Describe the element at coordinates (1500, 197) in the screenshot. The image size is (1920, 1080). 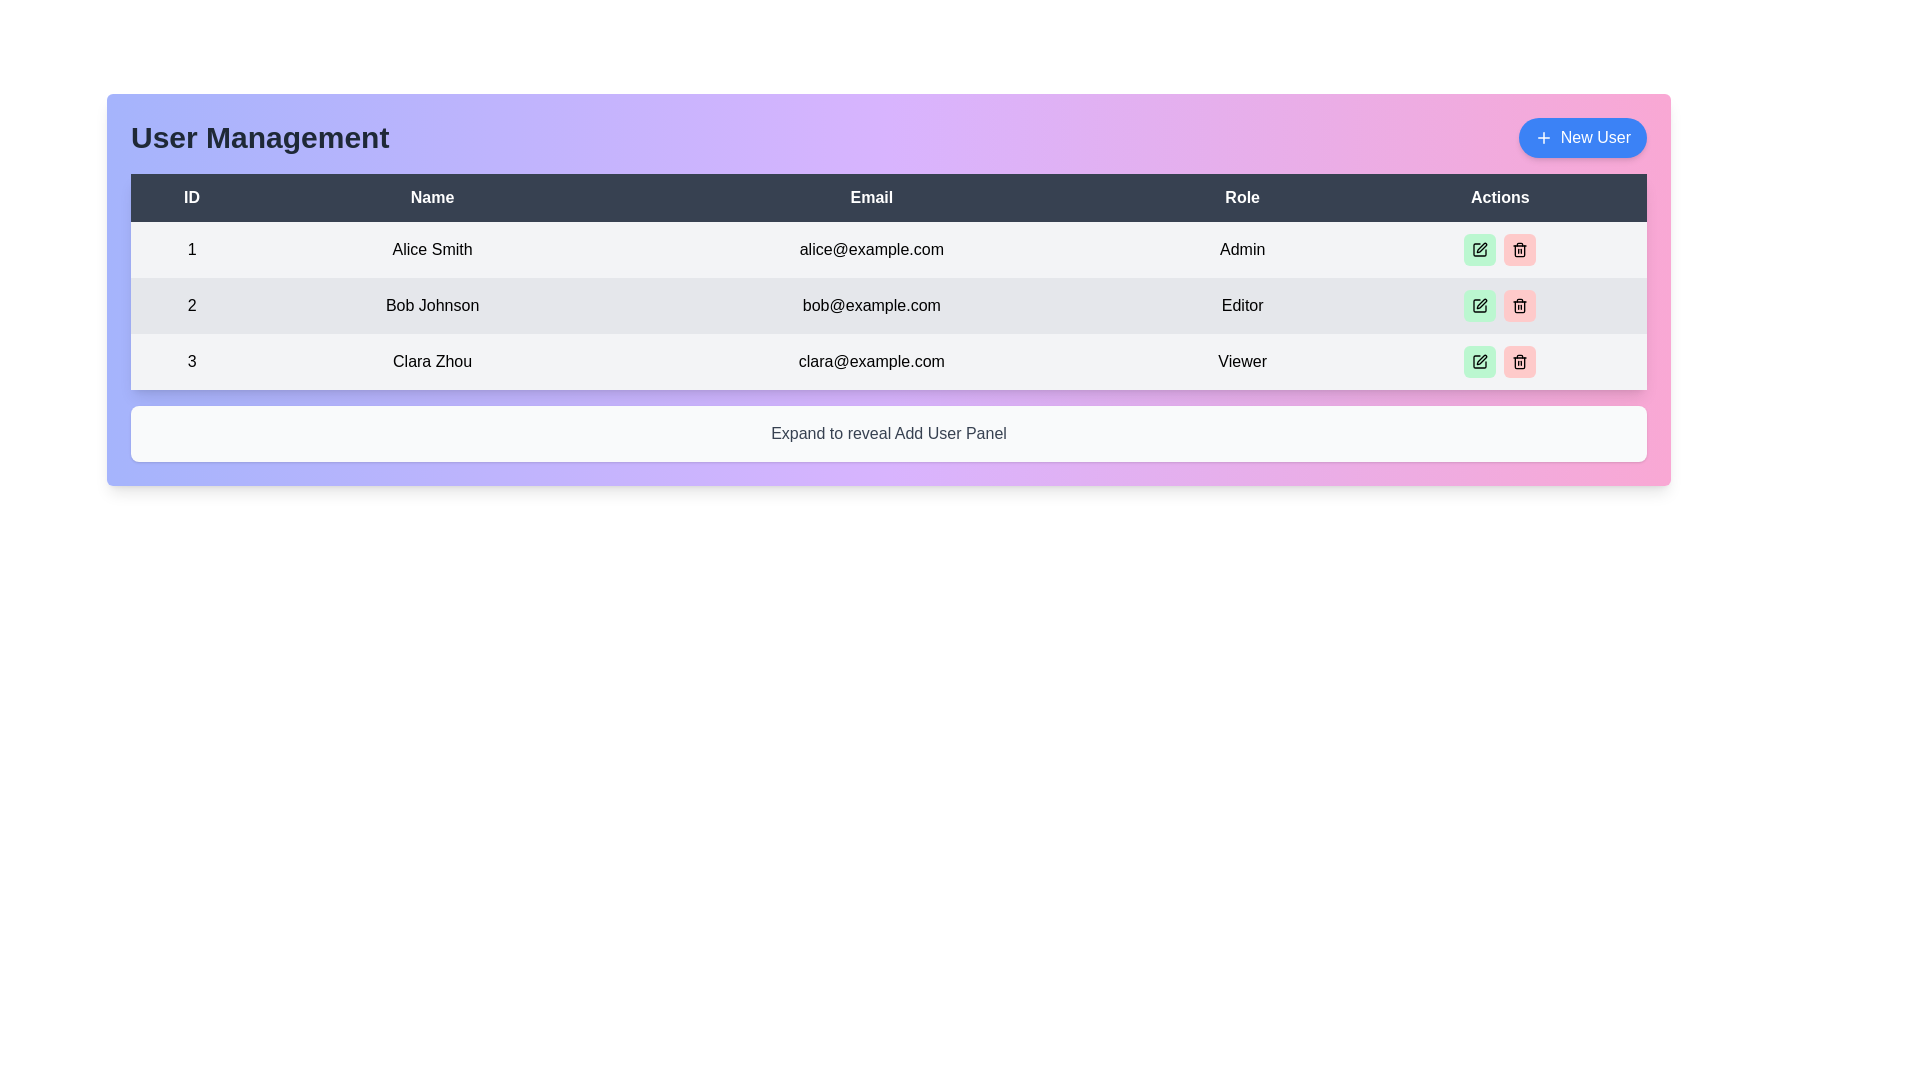
I see `the 'Actions' header in the table, which is the rightmost item following 'Role'` at that location.